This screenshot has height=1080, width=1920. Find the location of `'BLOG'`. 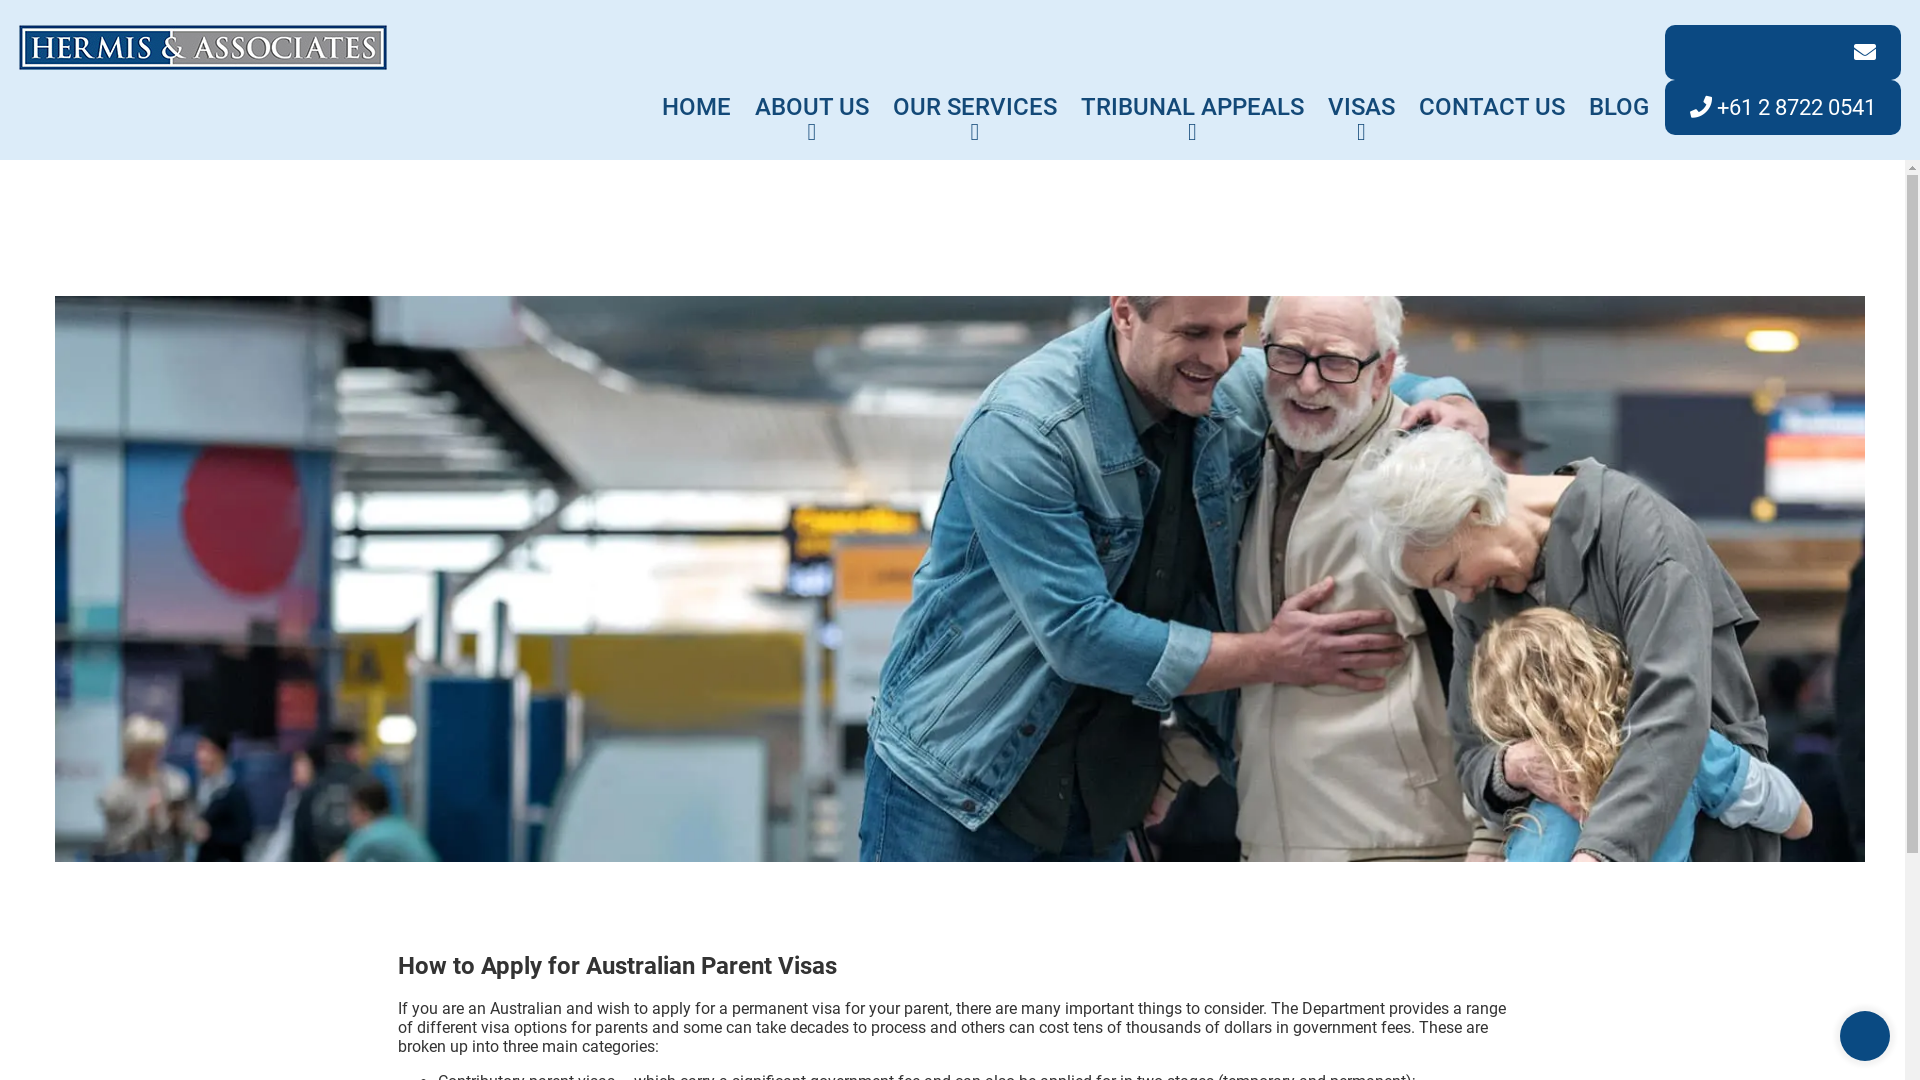

'BLOG' is located at coordinates (1618, 96).